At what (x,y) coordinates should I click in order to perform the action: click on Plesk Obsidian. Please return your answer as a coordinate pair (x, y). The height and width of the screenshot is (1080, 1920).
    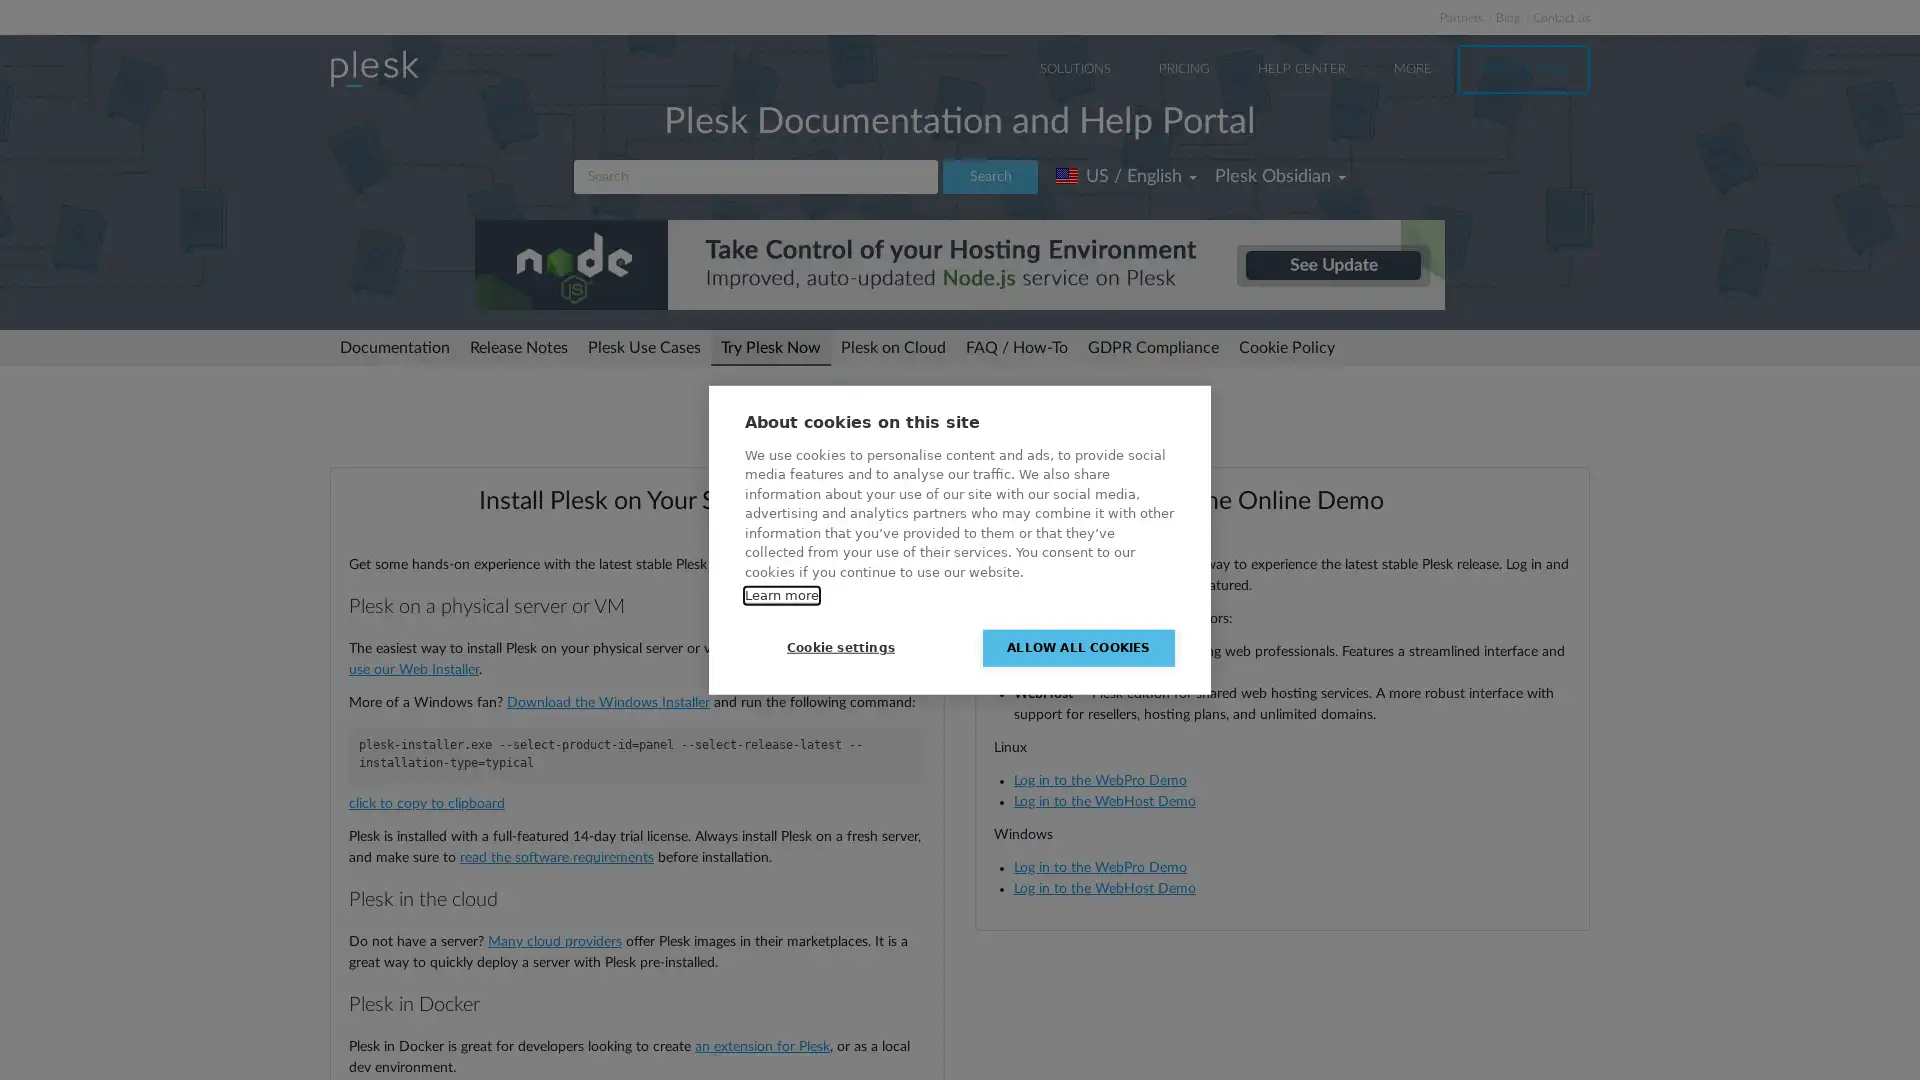
    Looking at the image, I should click on (1280, 176).